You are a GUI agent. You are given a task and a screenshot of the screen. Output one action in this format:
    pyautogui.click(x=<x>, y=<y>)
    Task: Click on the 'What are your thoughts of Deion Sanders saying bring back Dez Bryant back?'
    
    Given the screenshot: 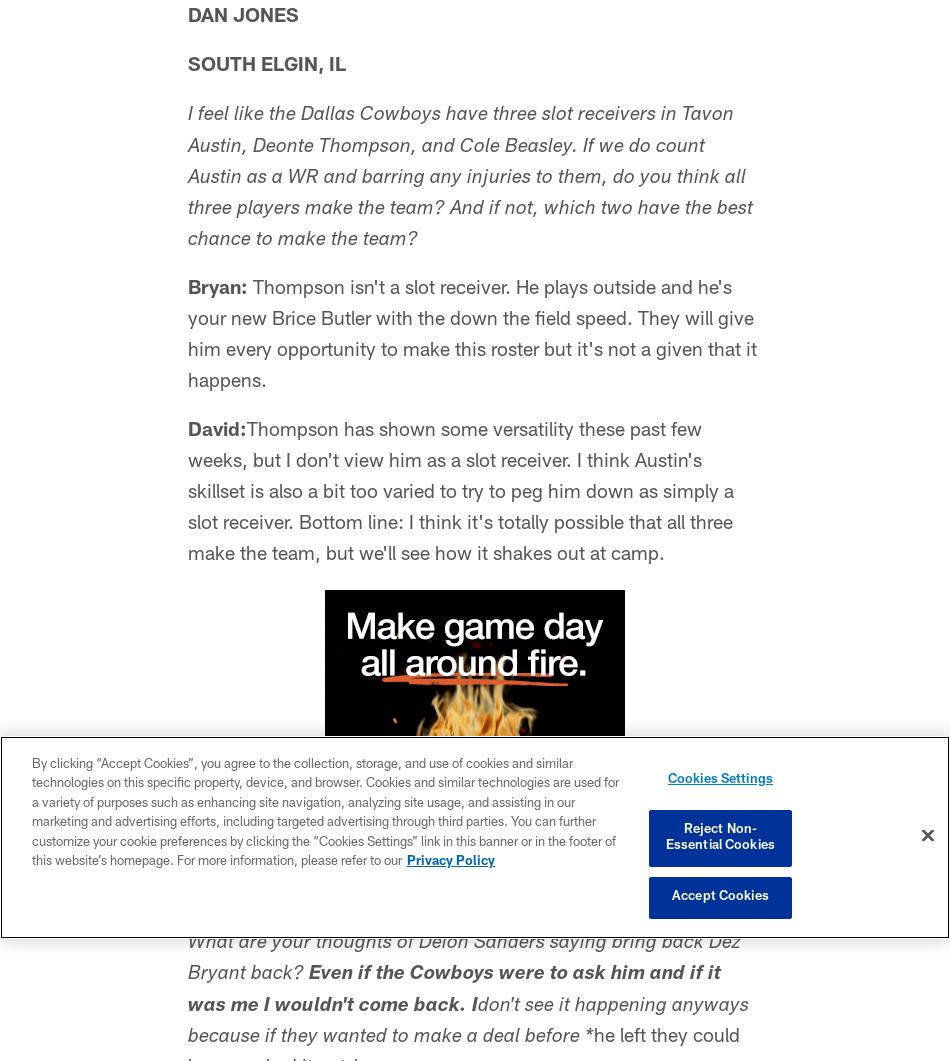 What is the action you would take?
    pyautogui.click(x=463, y=958)
    